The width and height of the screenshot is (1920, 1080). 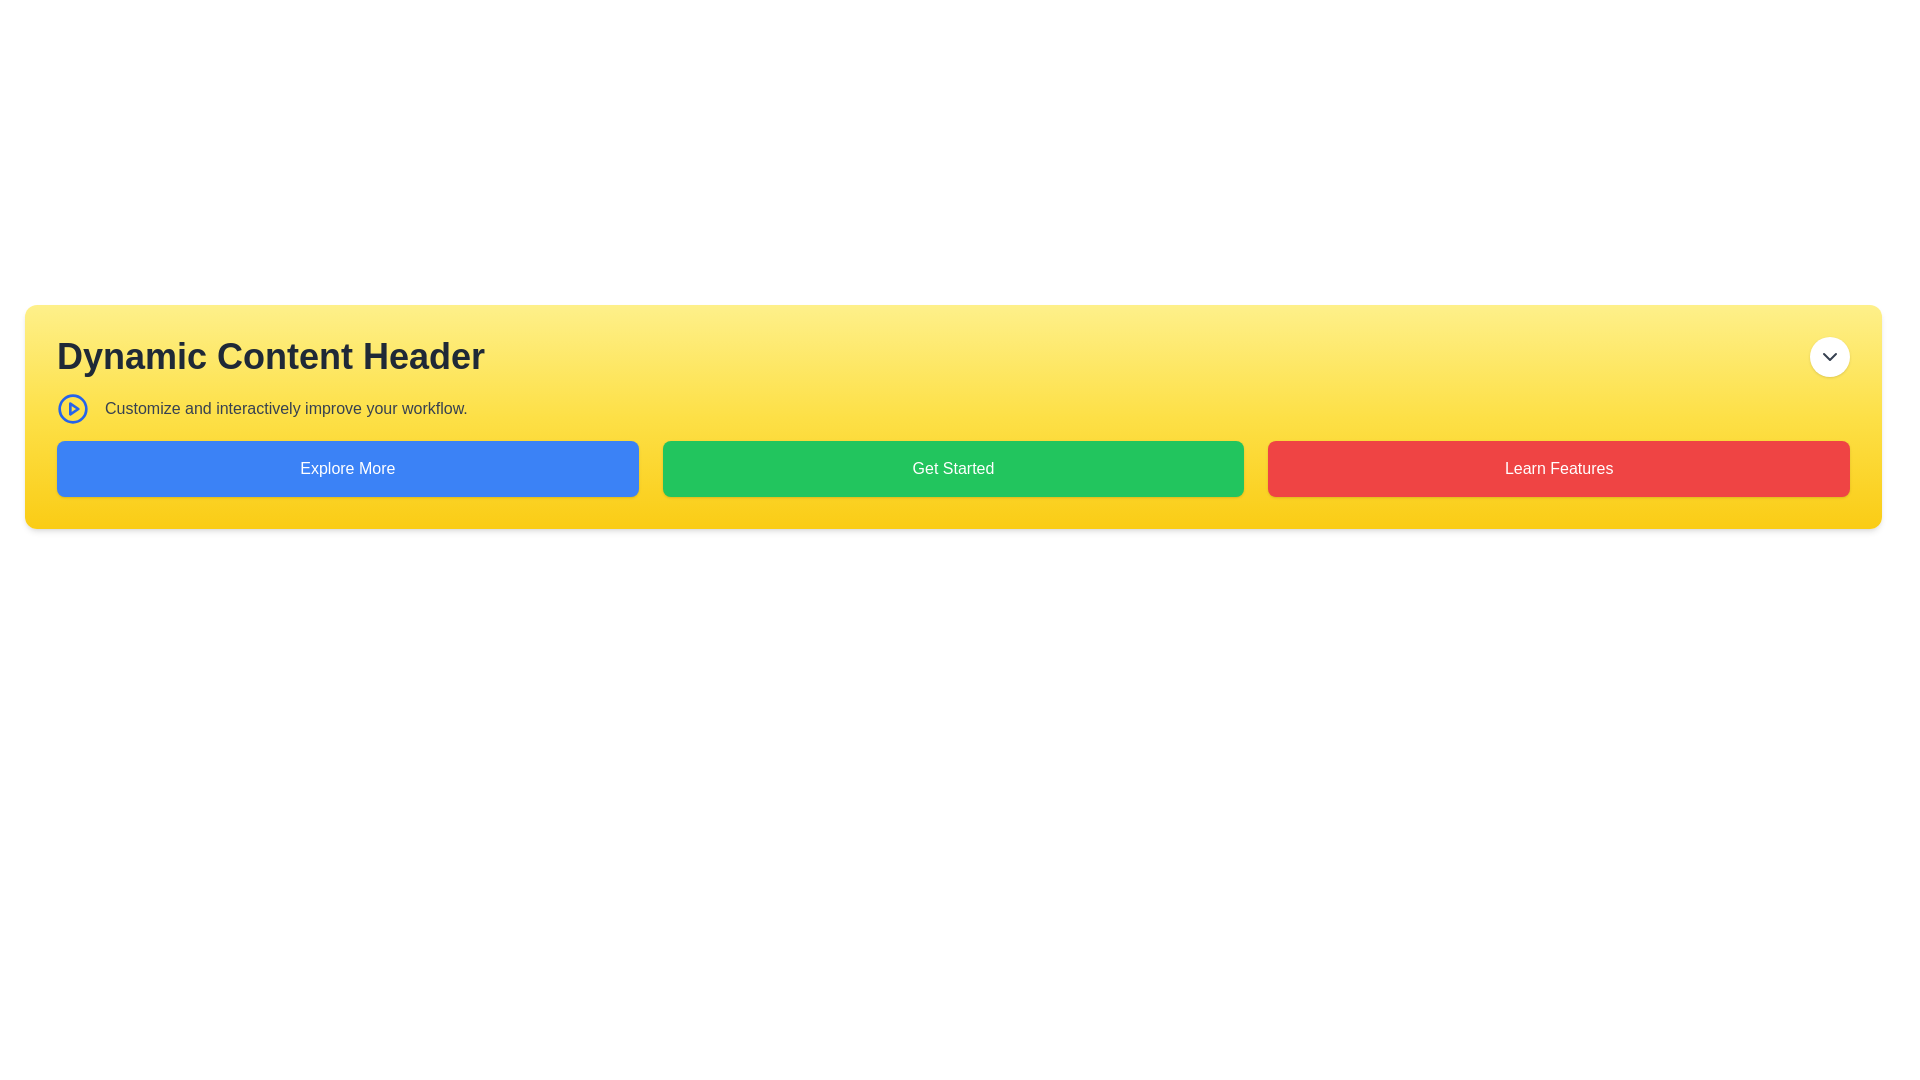 What do you see at coordinates (952, 469) in the screenshot?
I see `the 'Get Started' button, which is the second button in a horizontal layout, positioned between 'Explore More' and 'Learn Features'` at bounding box center [952, 469].